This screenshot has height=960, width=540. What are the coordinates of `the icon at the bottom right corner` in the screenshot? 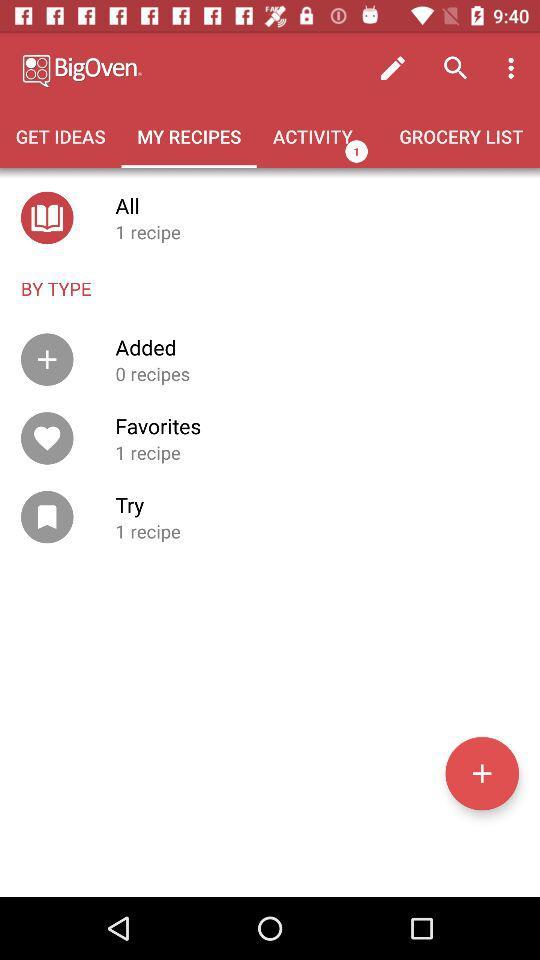 It's located at (481, 772).